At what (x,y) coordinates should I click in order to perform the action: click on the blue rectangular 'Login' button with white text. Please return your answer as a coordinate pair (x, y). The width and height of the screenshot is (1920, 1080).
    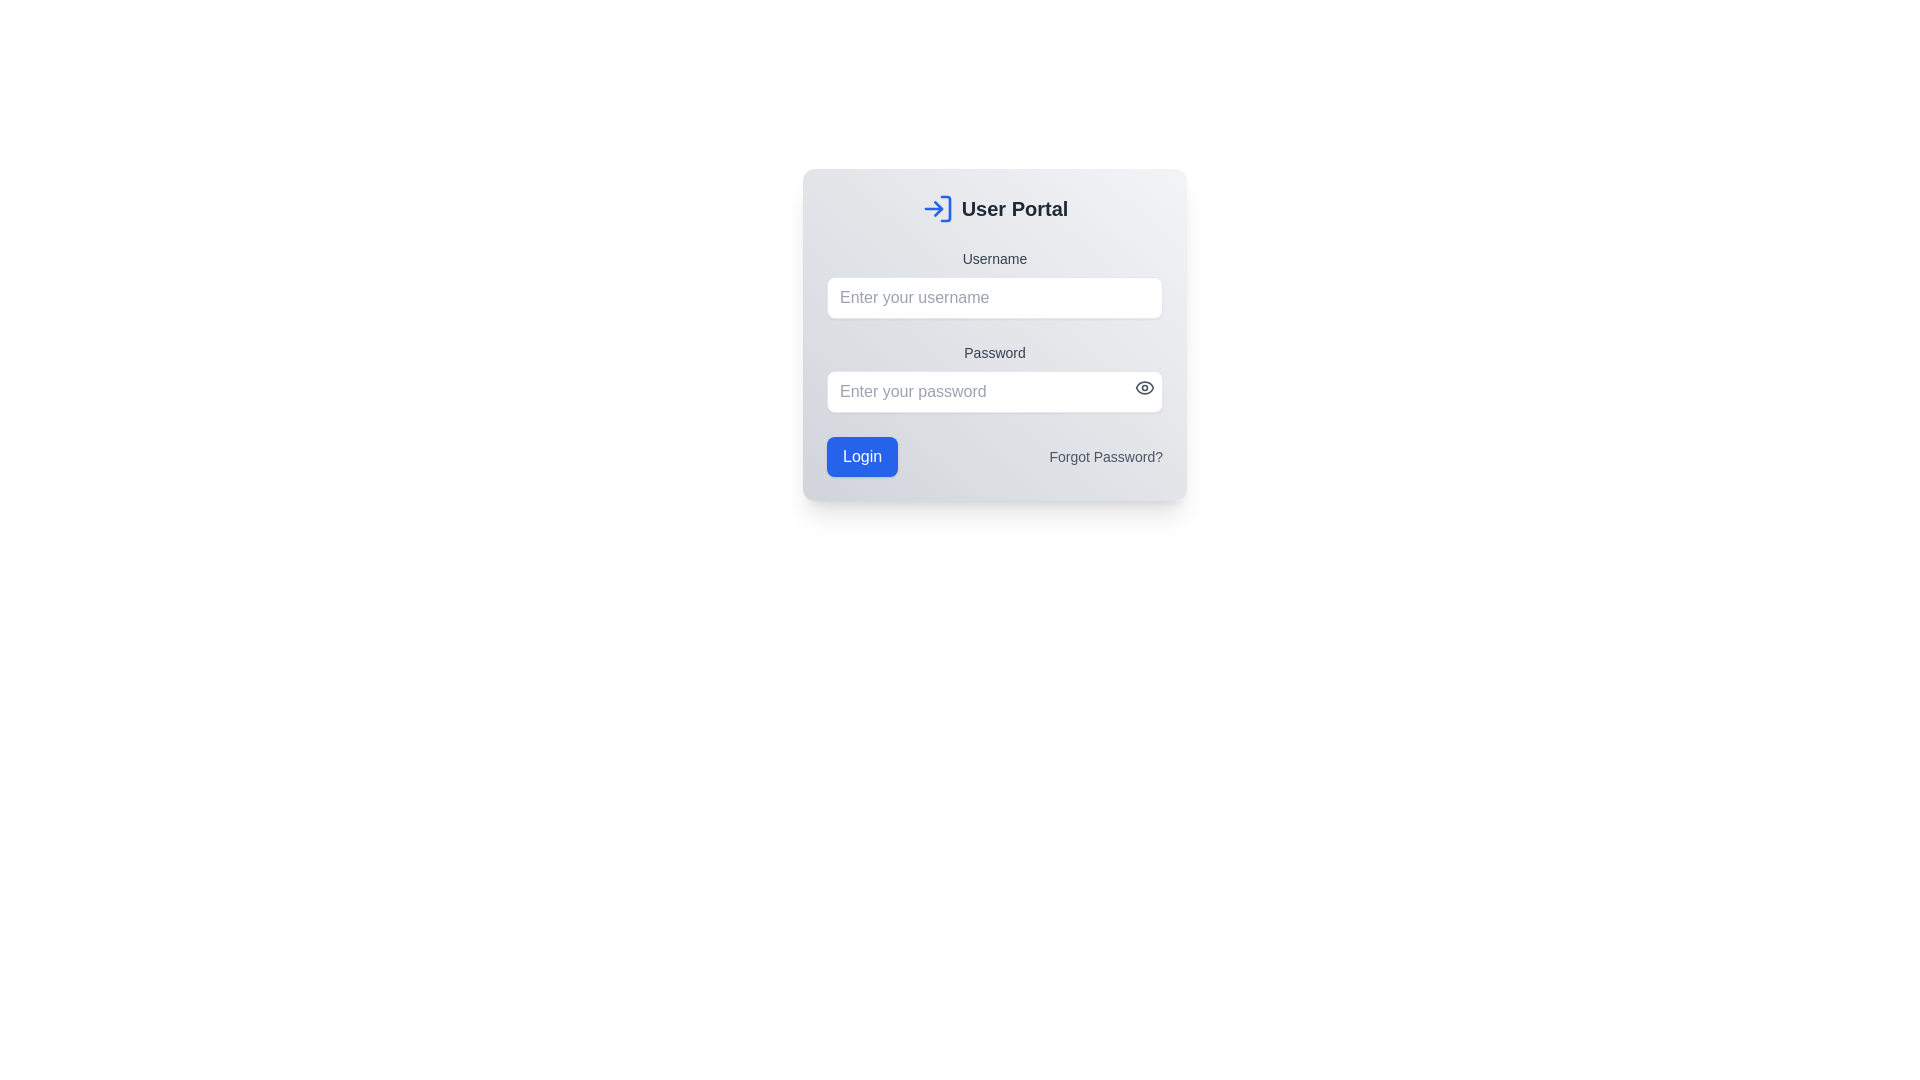
    Looking at the image, I should click on (862, 456).